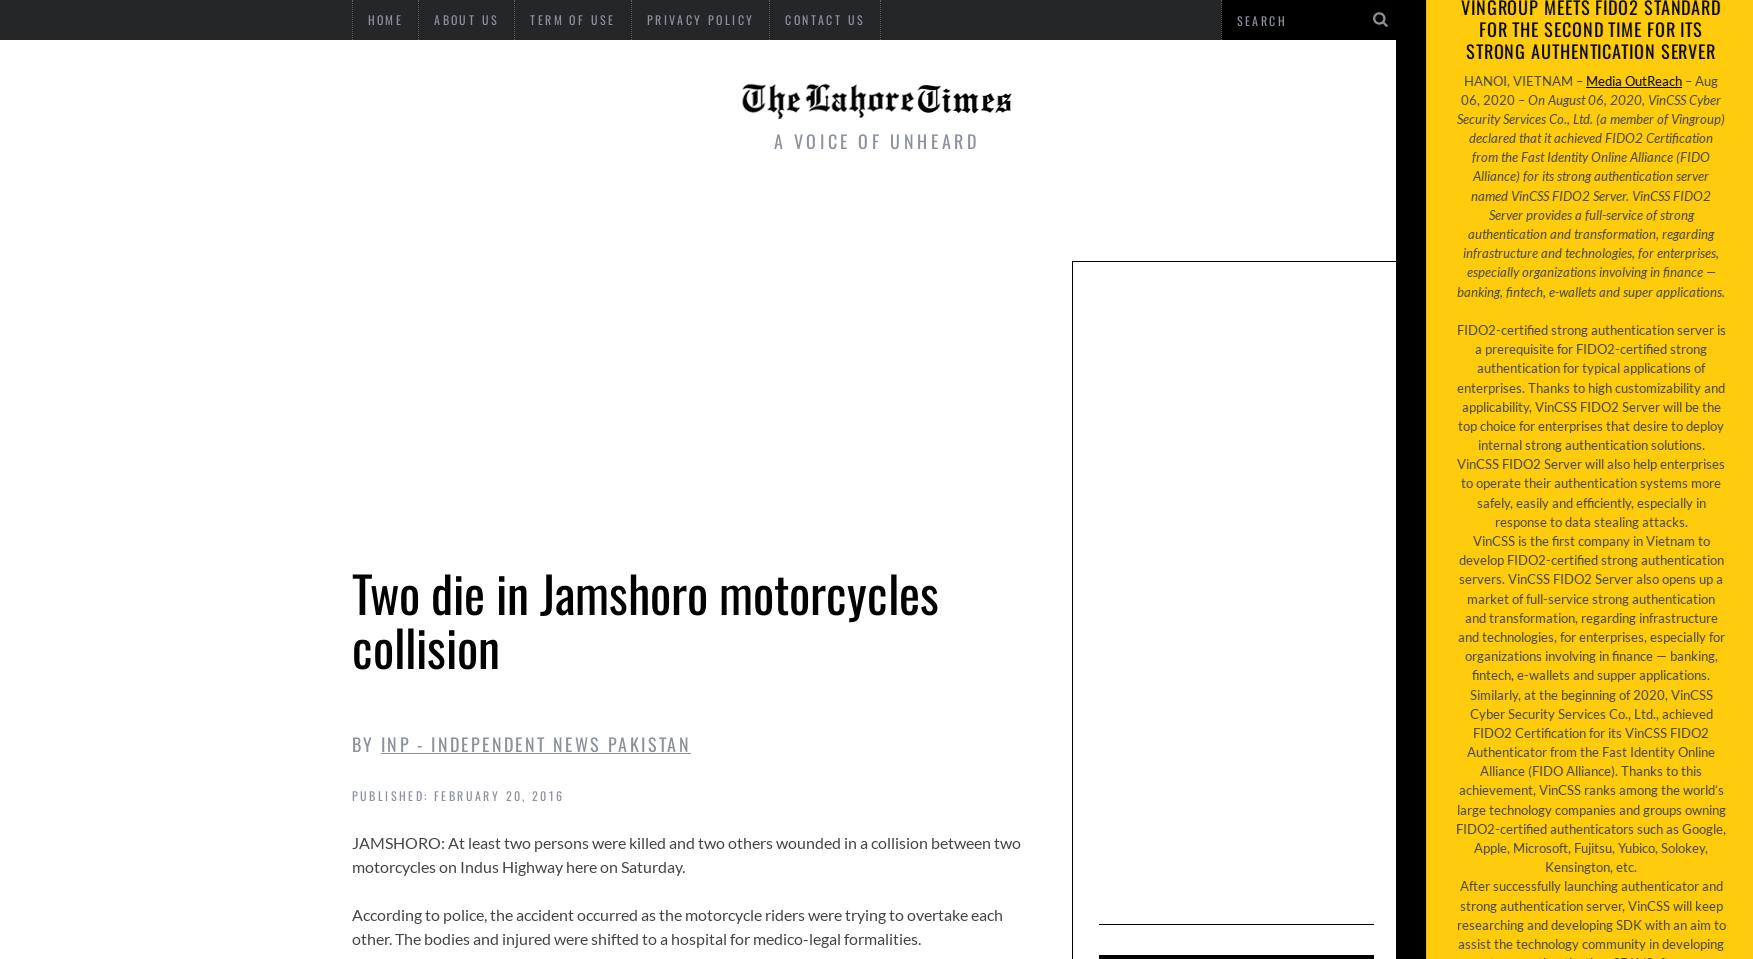 The height and width of the screenshot is (959, 1753). I want to click on 'World', so click(720, 211).